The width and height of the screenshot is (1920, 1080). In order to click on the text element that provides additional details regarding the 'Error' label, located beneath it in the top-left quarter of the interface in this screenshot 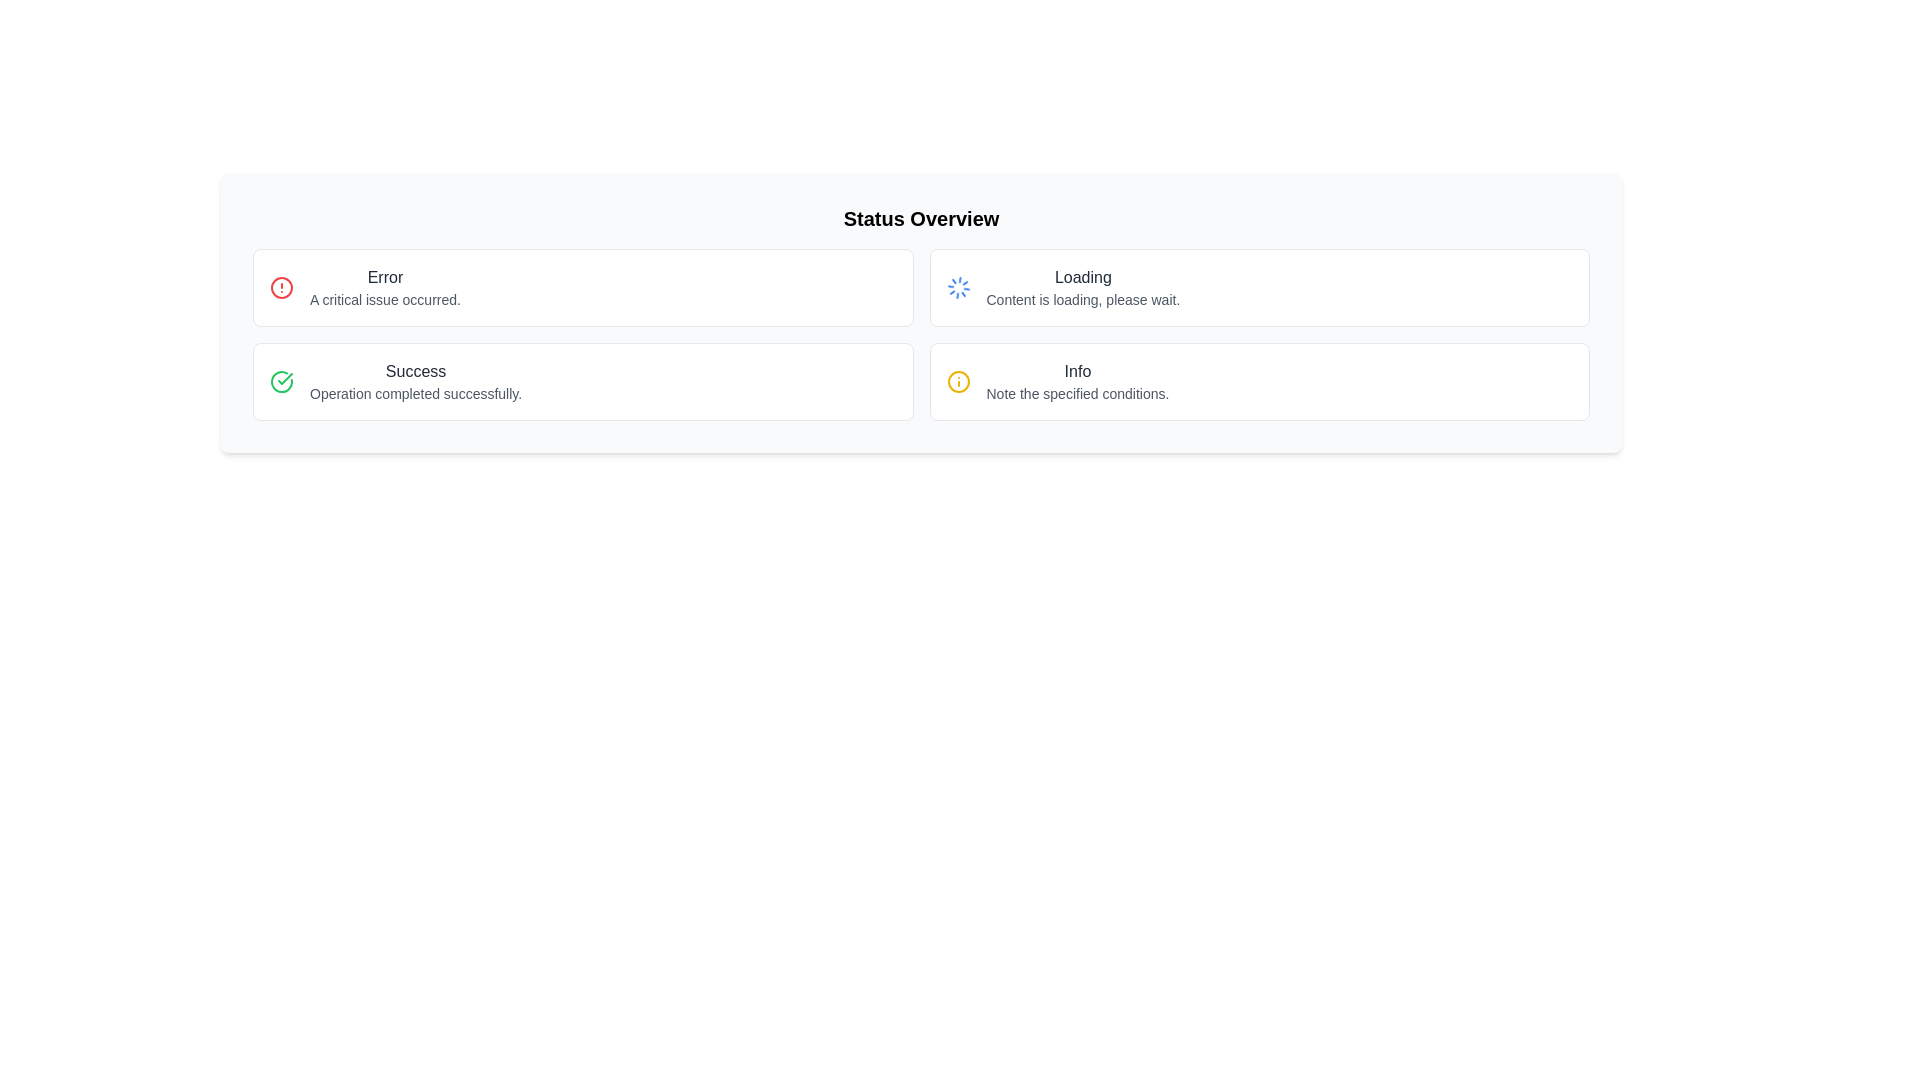, I will do `click(385, 300)`.